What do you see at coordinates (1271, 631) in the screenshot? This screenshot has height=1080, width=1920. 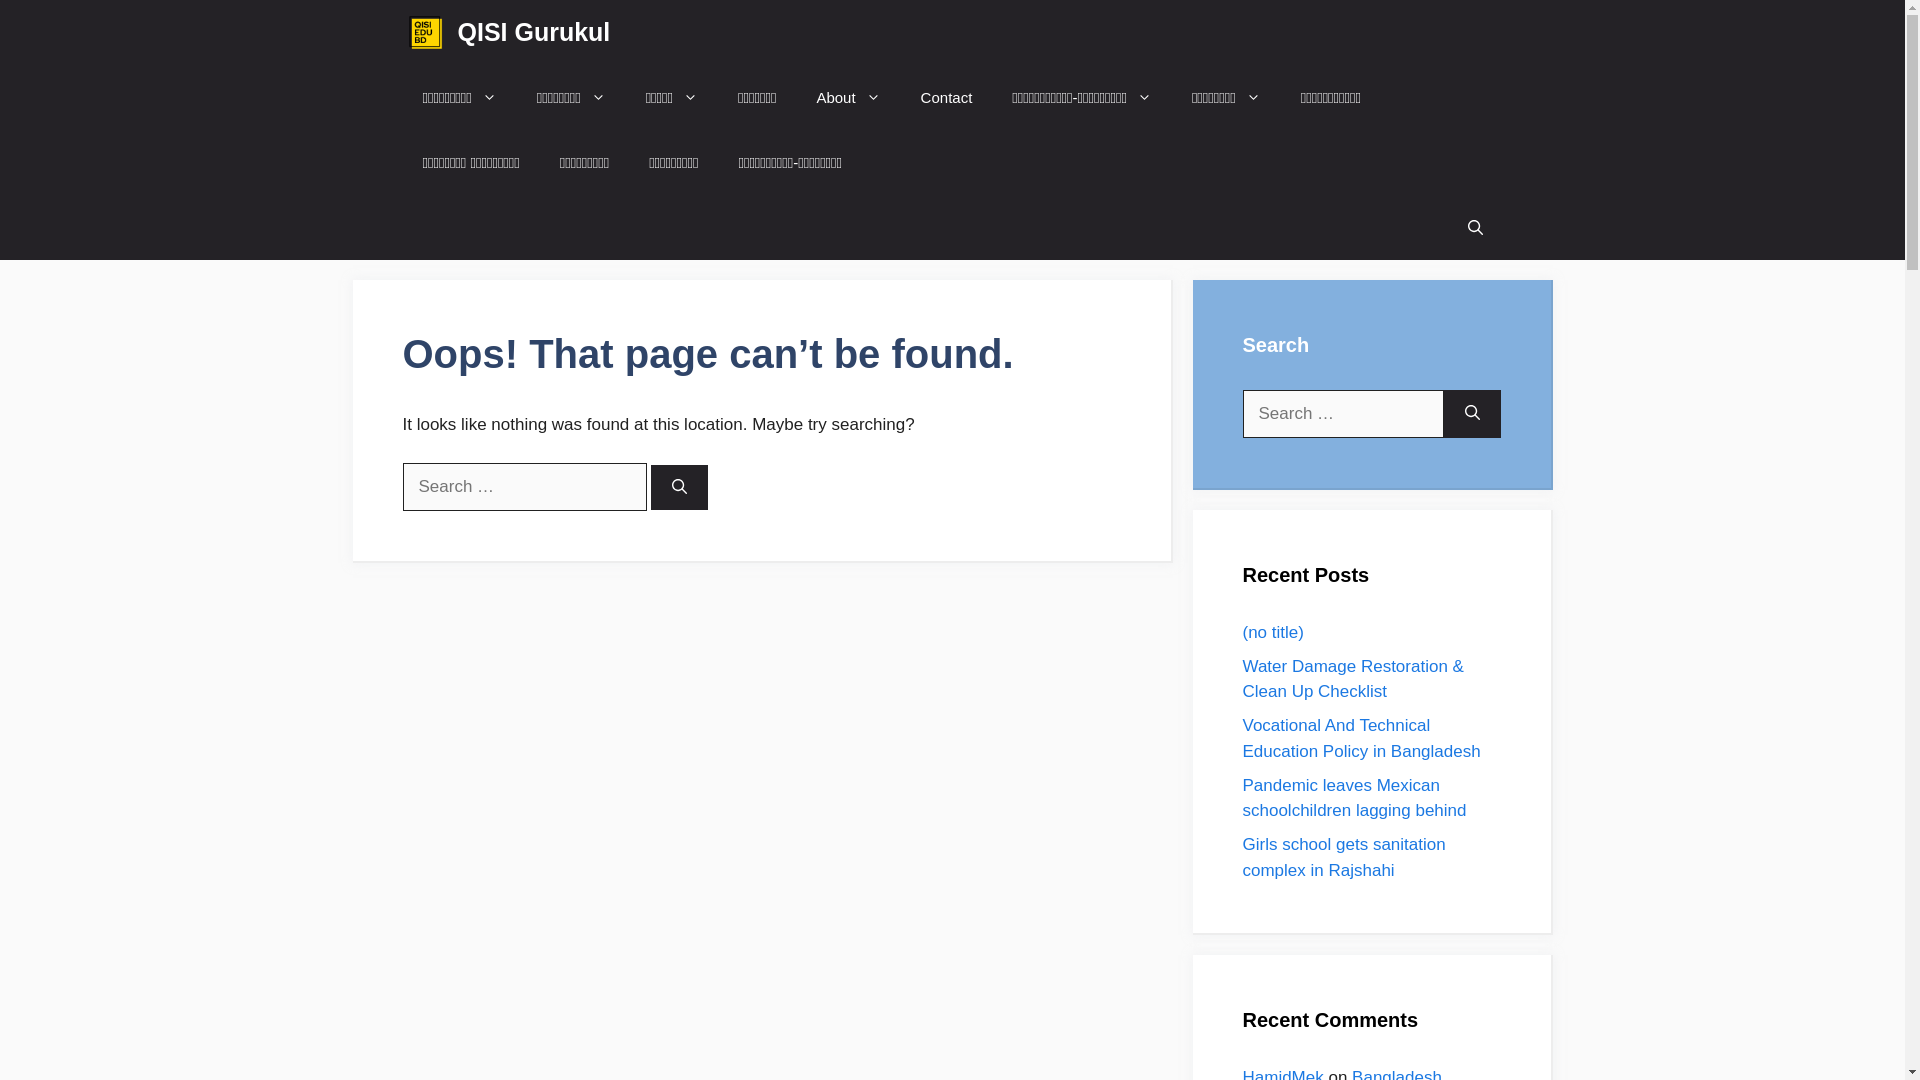 I see `'(no title)'` at bounding box center [1271, 631].